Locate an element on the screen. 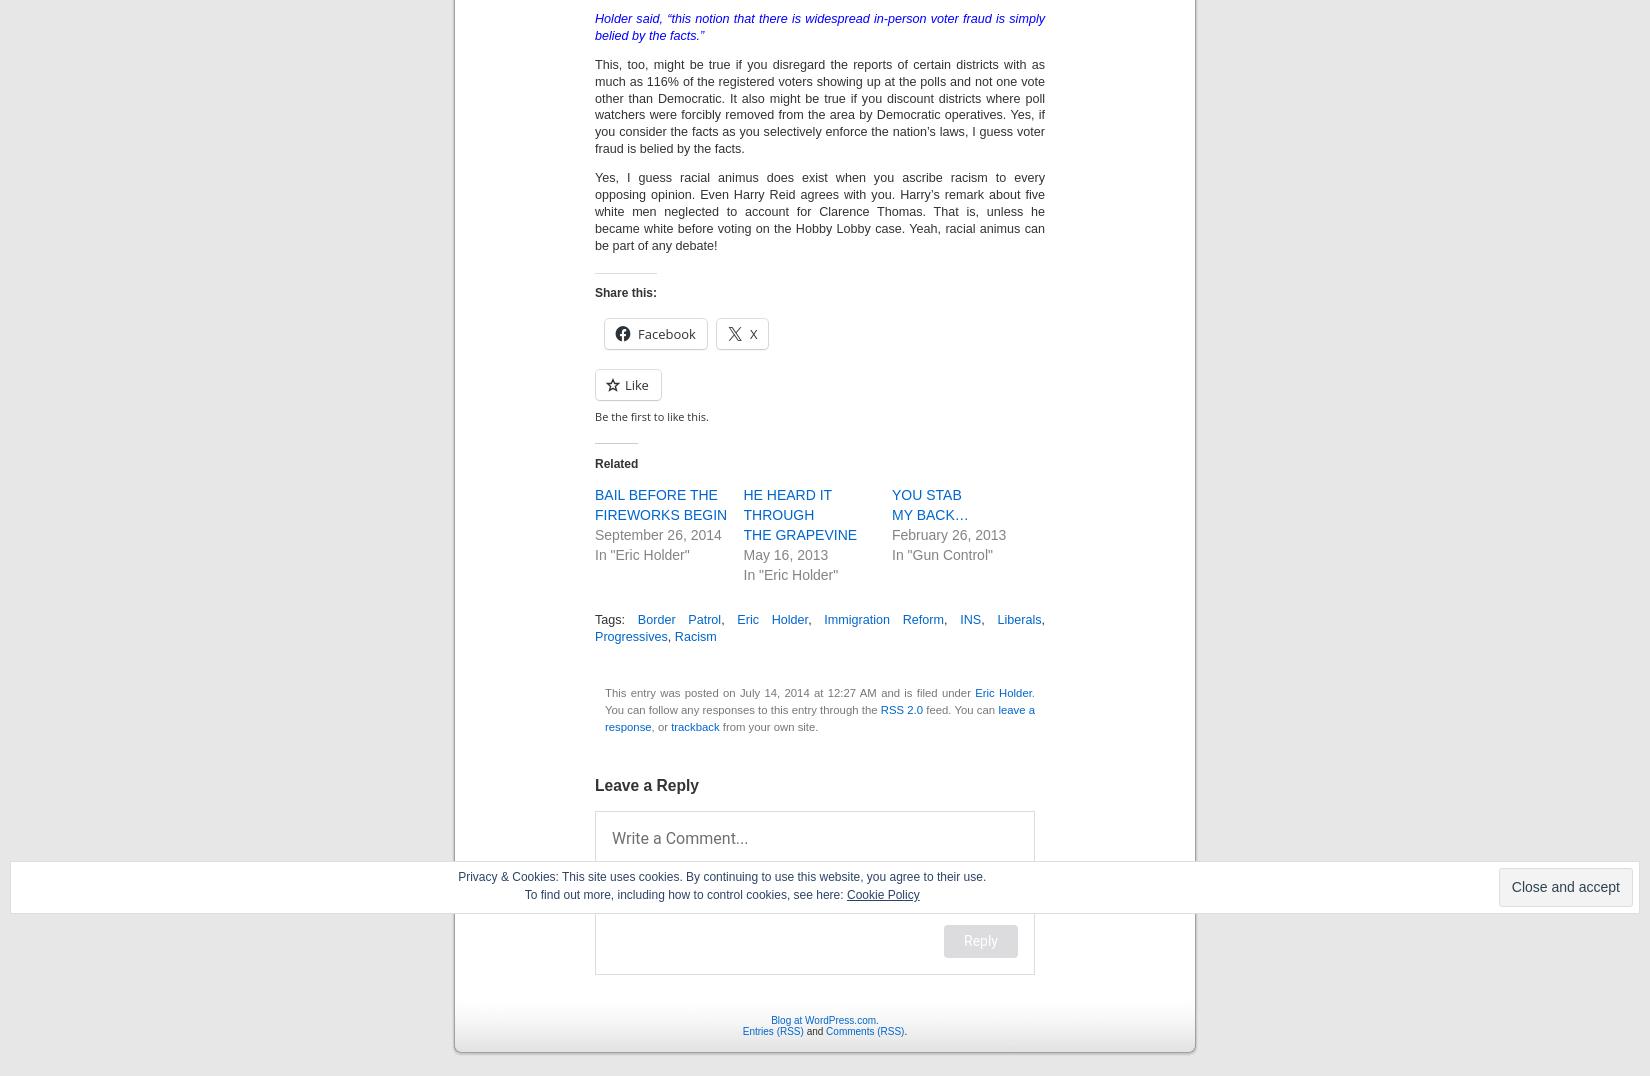 Image resolution: width=1650 pixels, height=1076 pixels. '.						You can follow any responses to this entry through the' is located at coordinates (819, 701).